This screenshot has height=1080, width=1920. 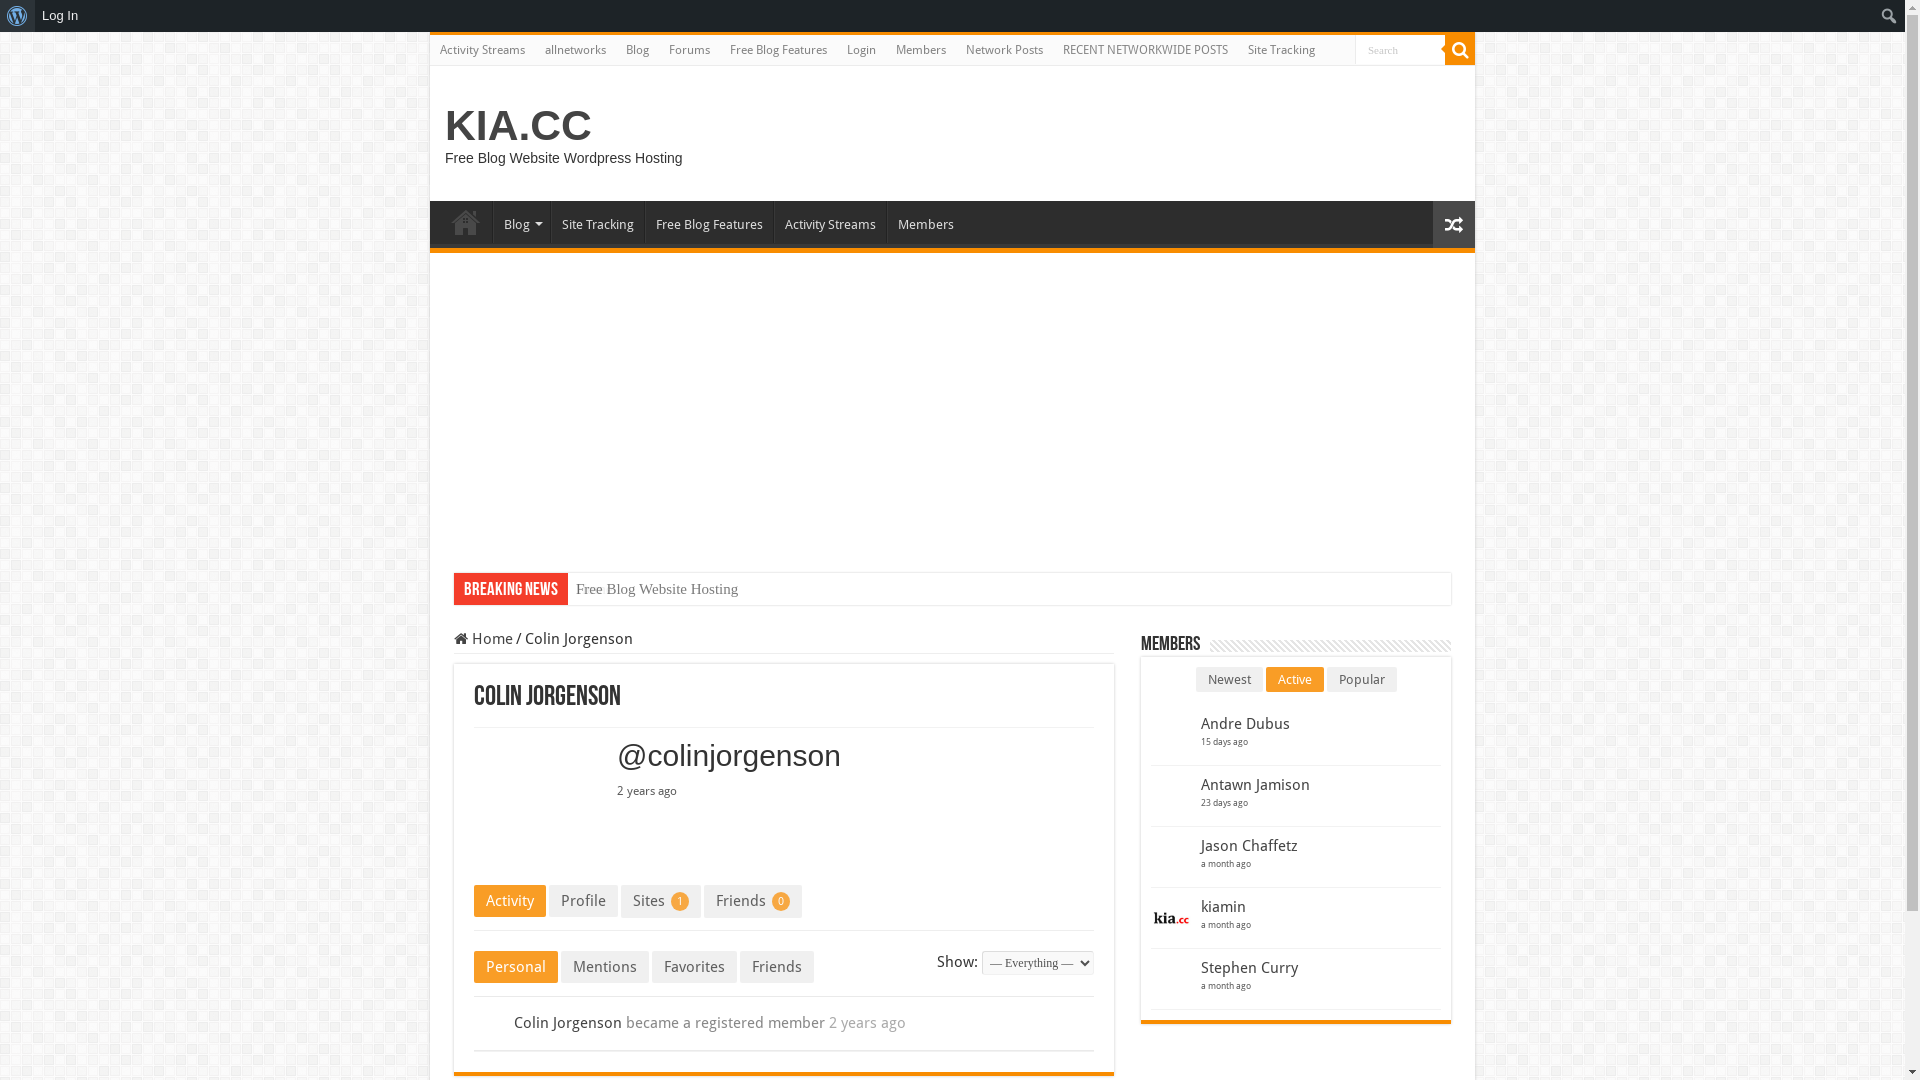 What do you see at coordinates (482, 49) in the screenshot?
I see `'Activity Streams'` at bounding box center [482, 49].